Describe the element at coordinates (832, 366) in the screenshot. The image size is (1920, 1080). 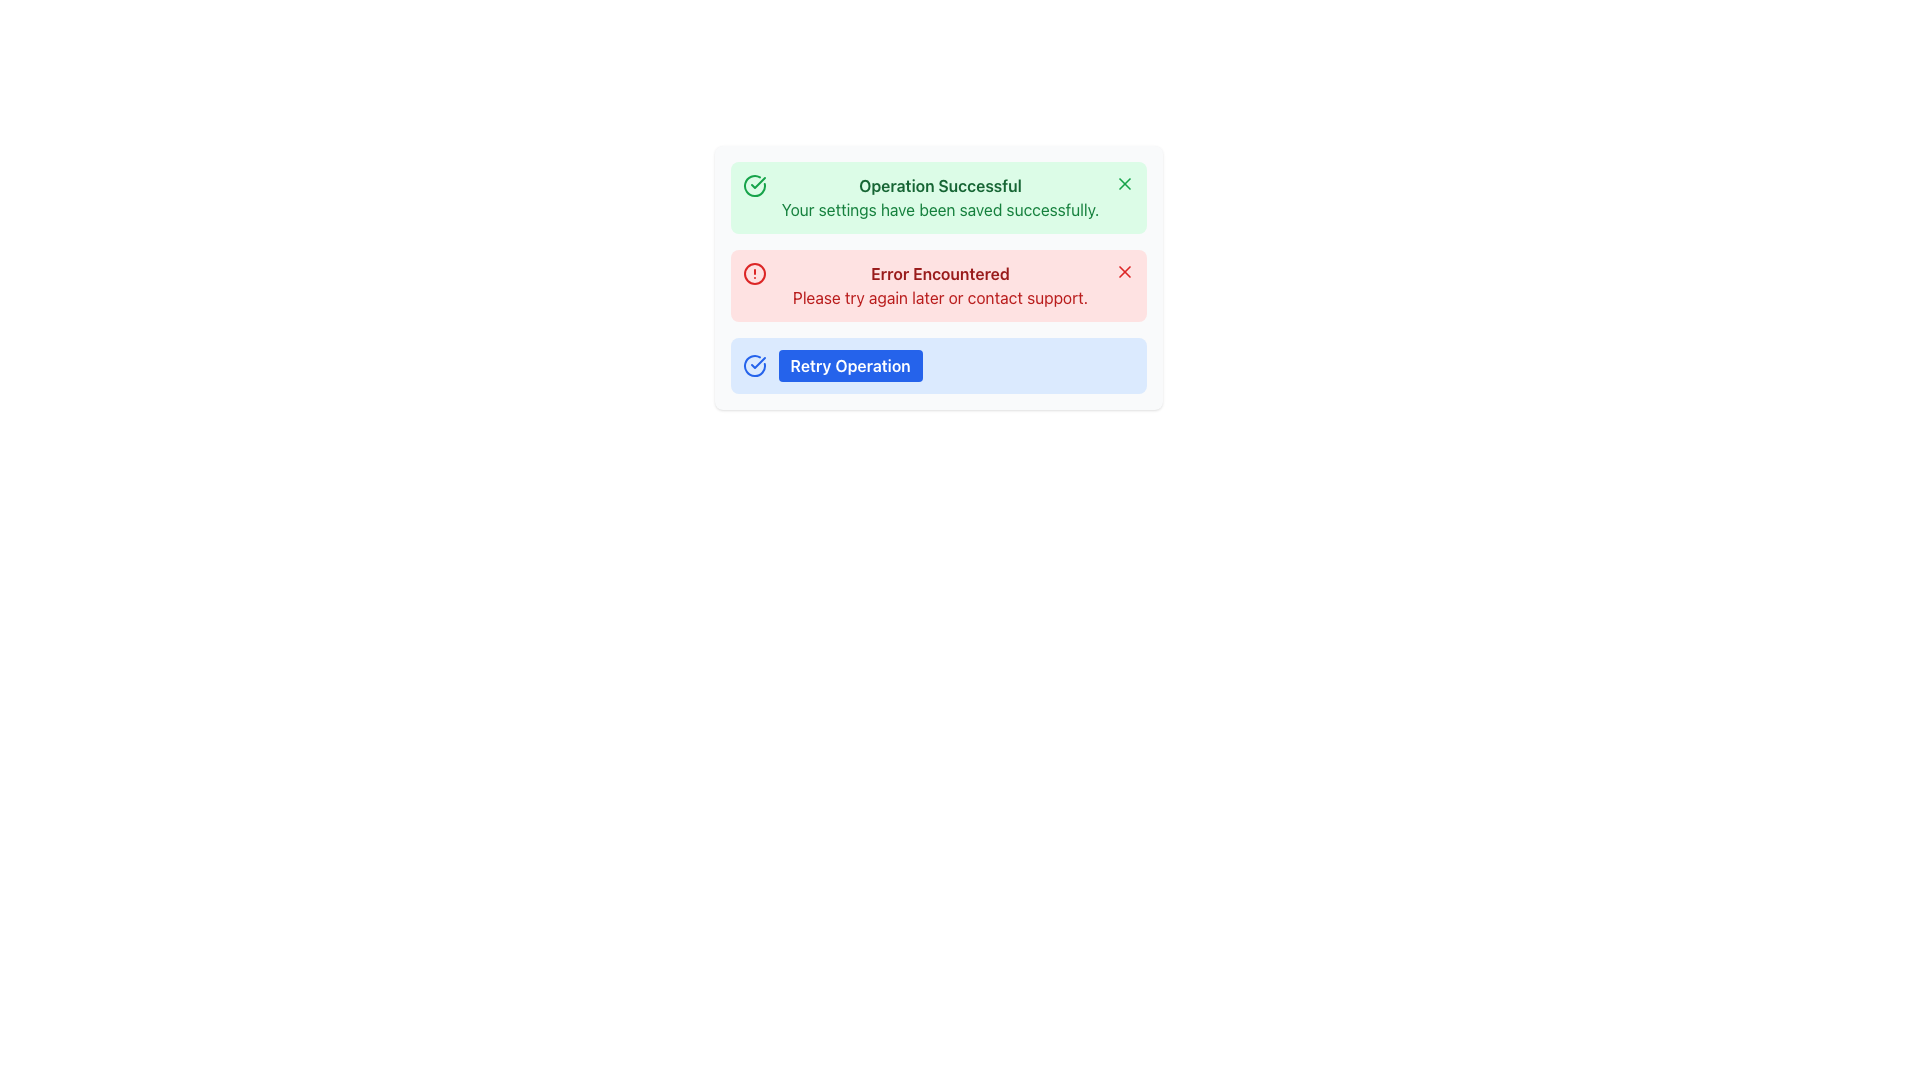
I see `the 'Retry Operation' button, which is a rounded rectangle with a blue background and white text, located to the right of a blue circular icon with a checkmark` at that location.